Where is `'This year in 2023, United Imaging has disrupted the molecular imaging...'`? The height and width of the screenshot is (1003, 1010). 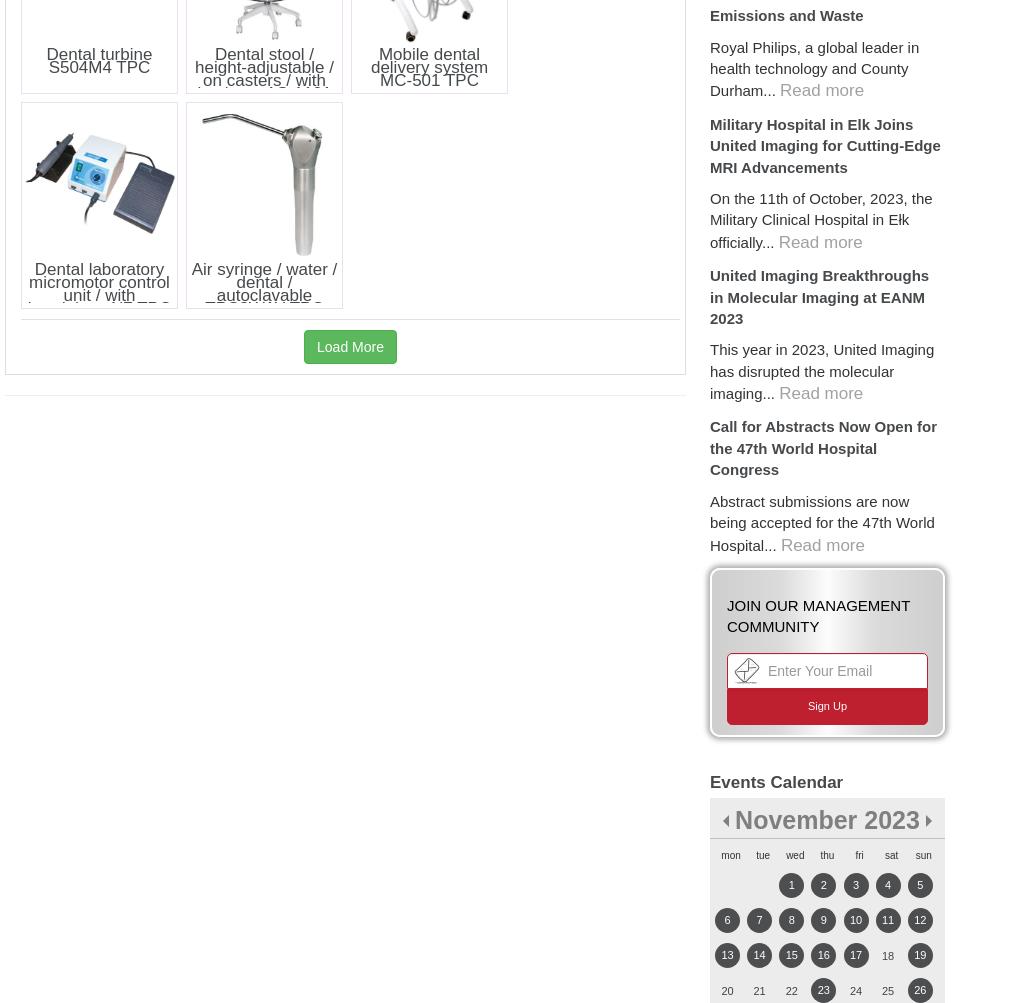 'This year in 2023, United Imaging has disrupted the molecular imaging...' is located at coordinates (822, 370).